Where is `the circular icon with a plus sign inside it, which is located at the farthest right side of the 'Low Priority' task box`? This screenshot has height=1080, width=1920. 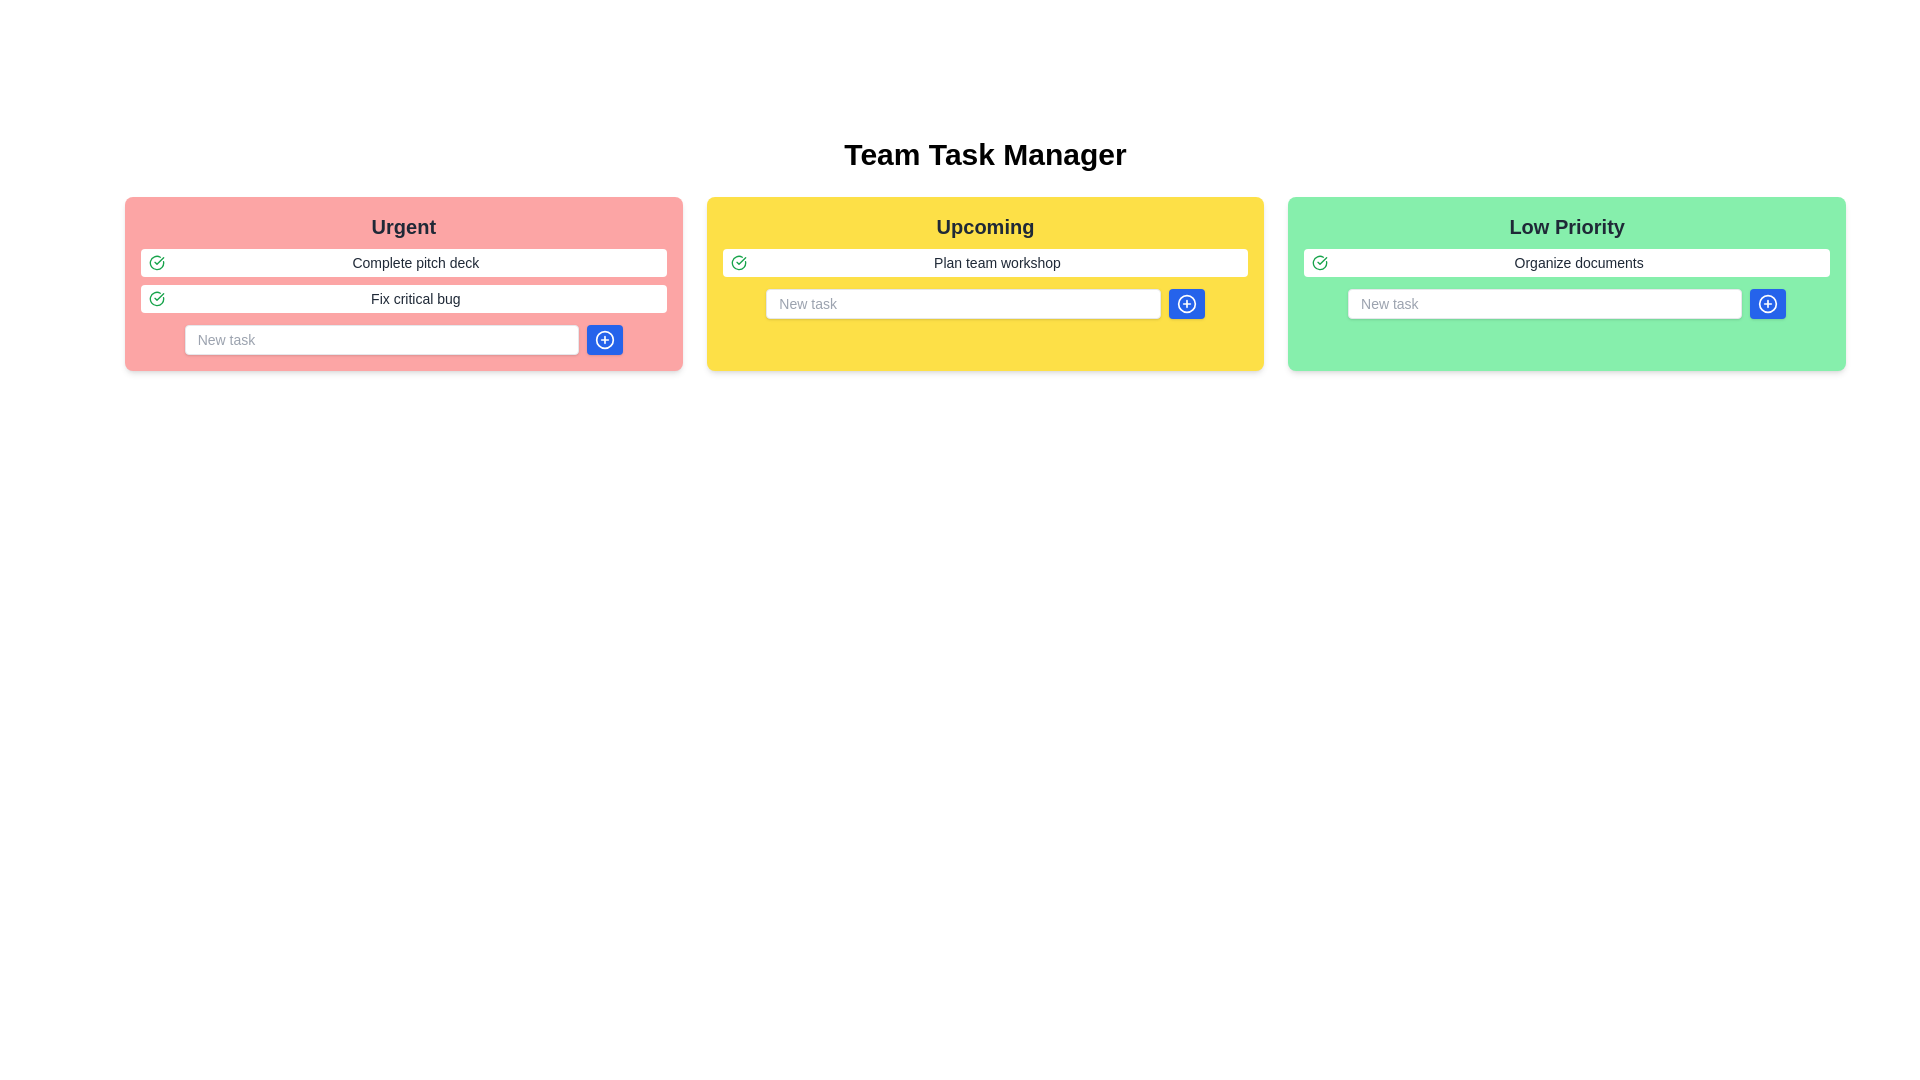 the circular icon with a plus sign inside it, which is located at the farthest right side of the 'Low Priority' task box is located at coordinates (1768, 304).